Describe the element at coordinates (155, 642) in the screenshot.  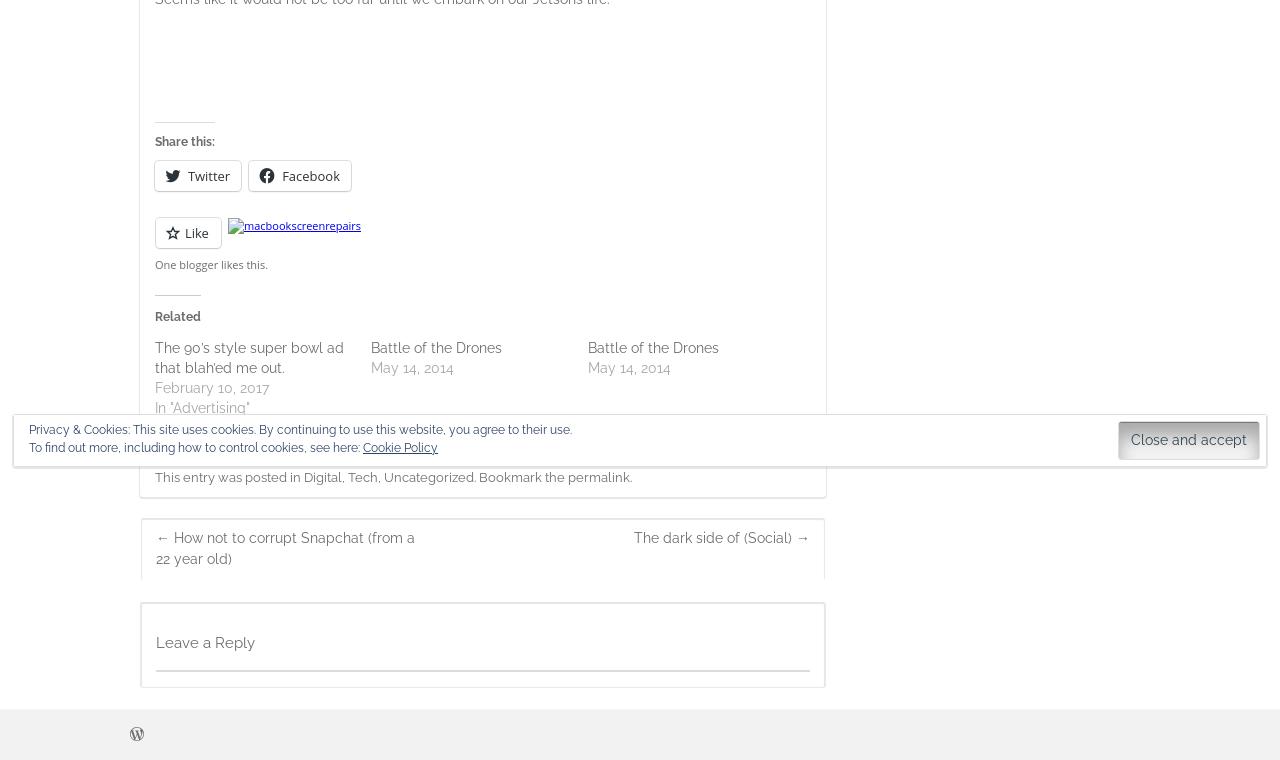
I see `'Leave a Reply'` at that location.